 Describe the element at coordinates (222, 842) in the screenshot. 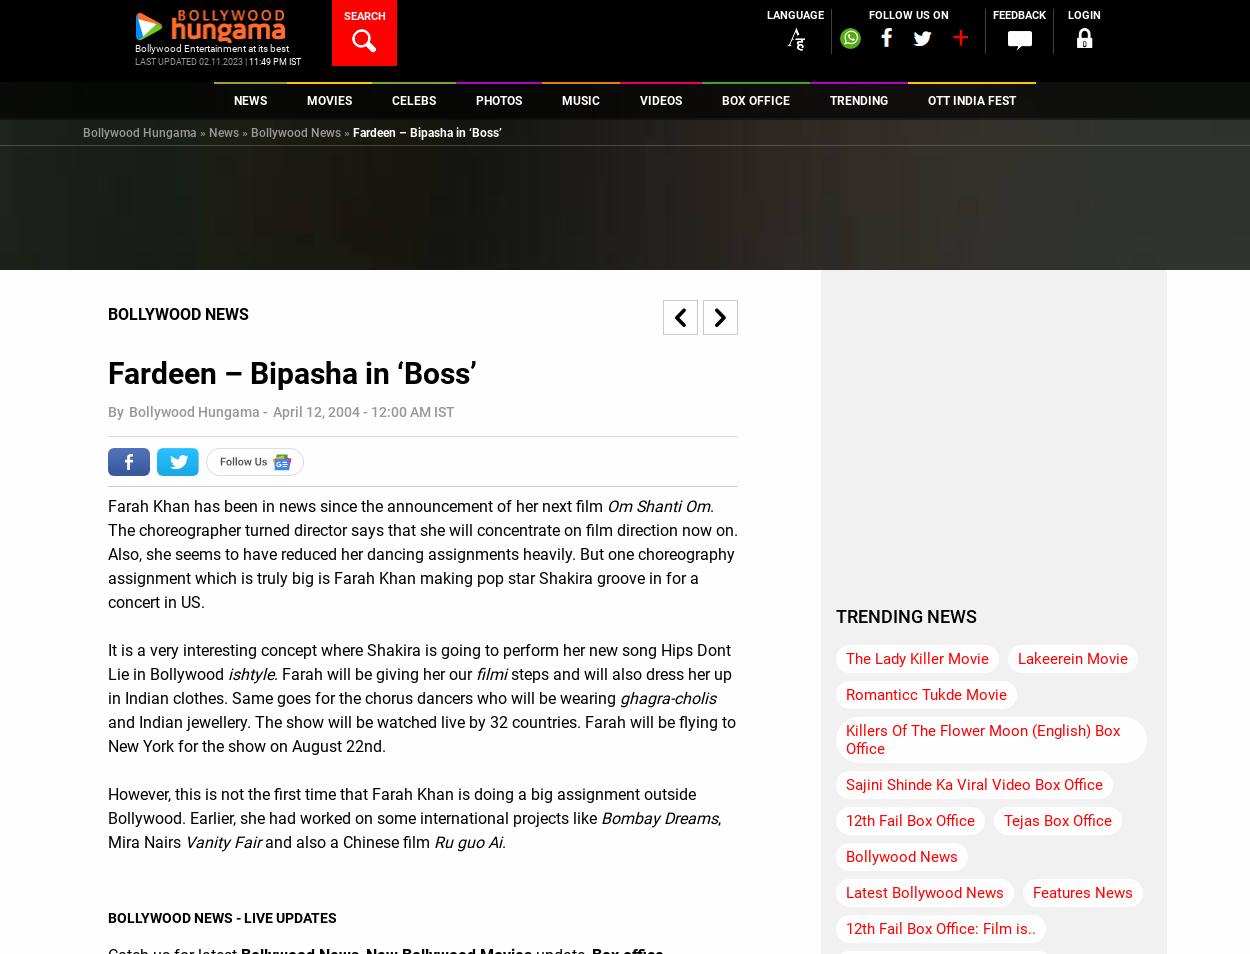

I see `'Vanity Fair'` at that location.